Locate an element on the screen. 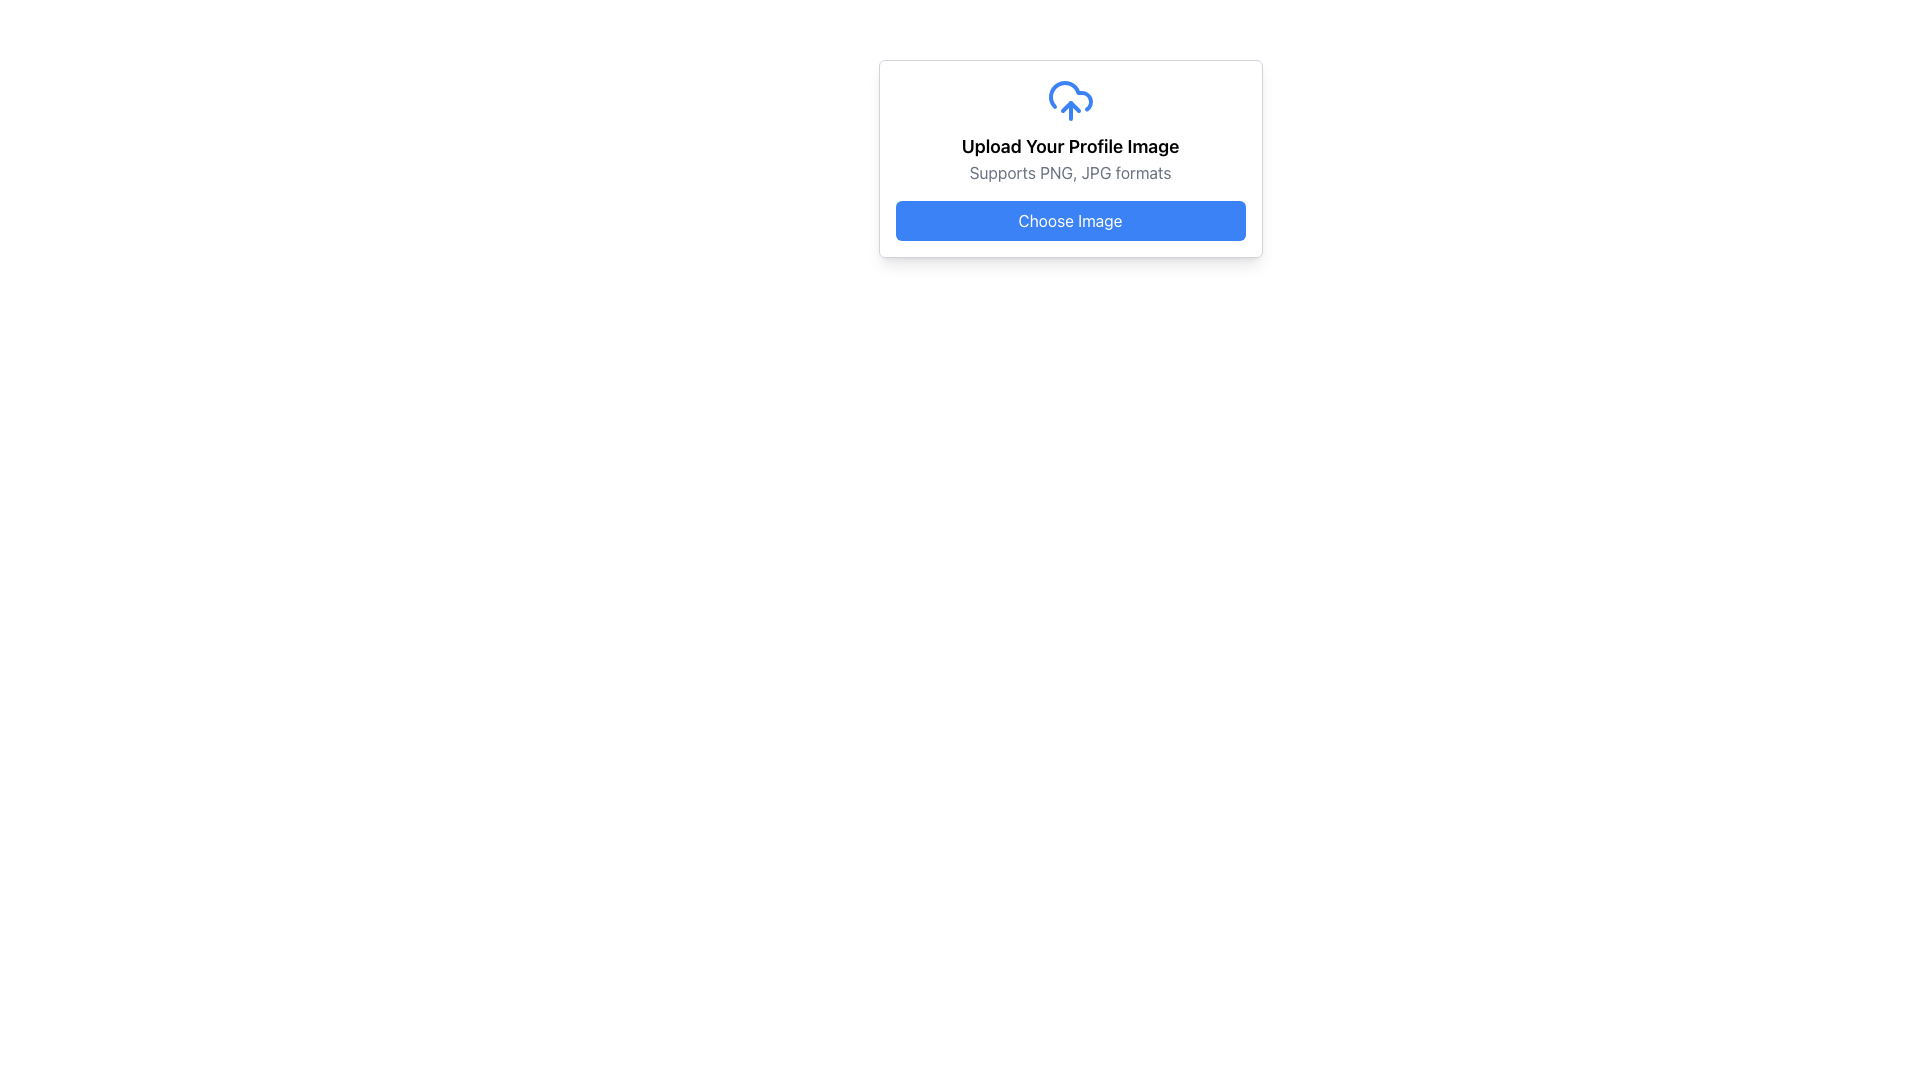 This screenshot has width=1920, height=1080. the blue cloud-shaped icon with an upward-pointing arrow, which signifies upload functionality, located at the top of the card labeled 'Upload Your Profile Image' is located at coordinates (1069, 100).